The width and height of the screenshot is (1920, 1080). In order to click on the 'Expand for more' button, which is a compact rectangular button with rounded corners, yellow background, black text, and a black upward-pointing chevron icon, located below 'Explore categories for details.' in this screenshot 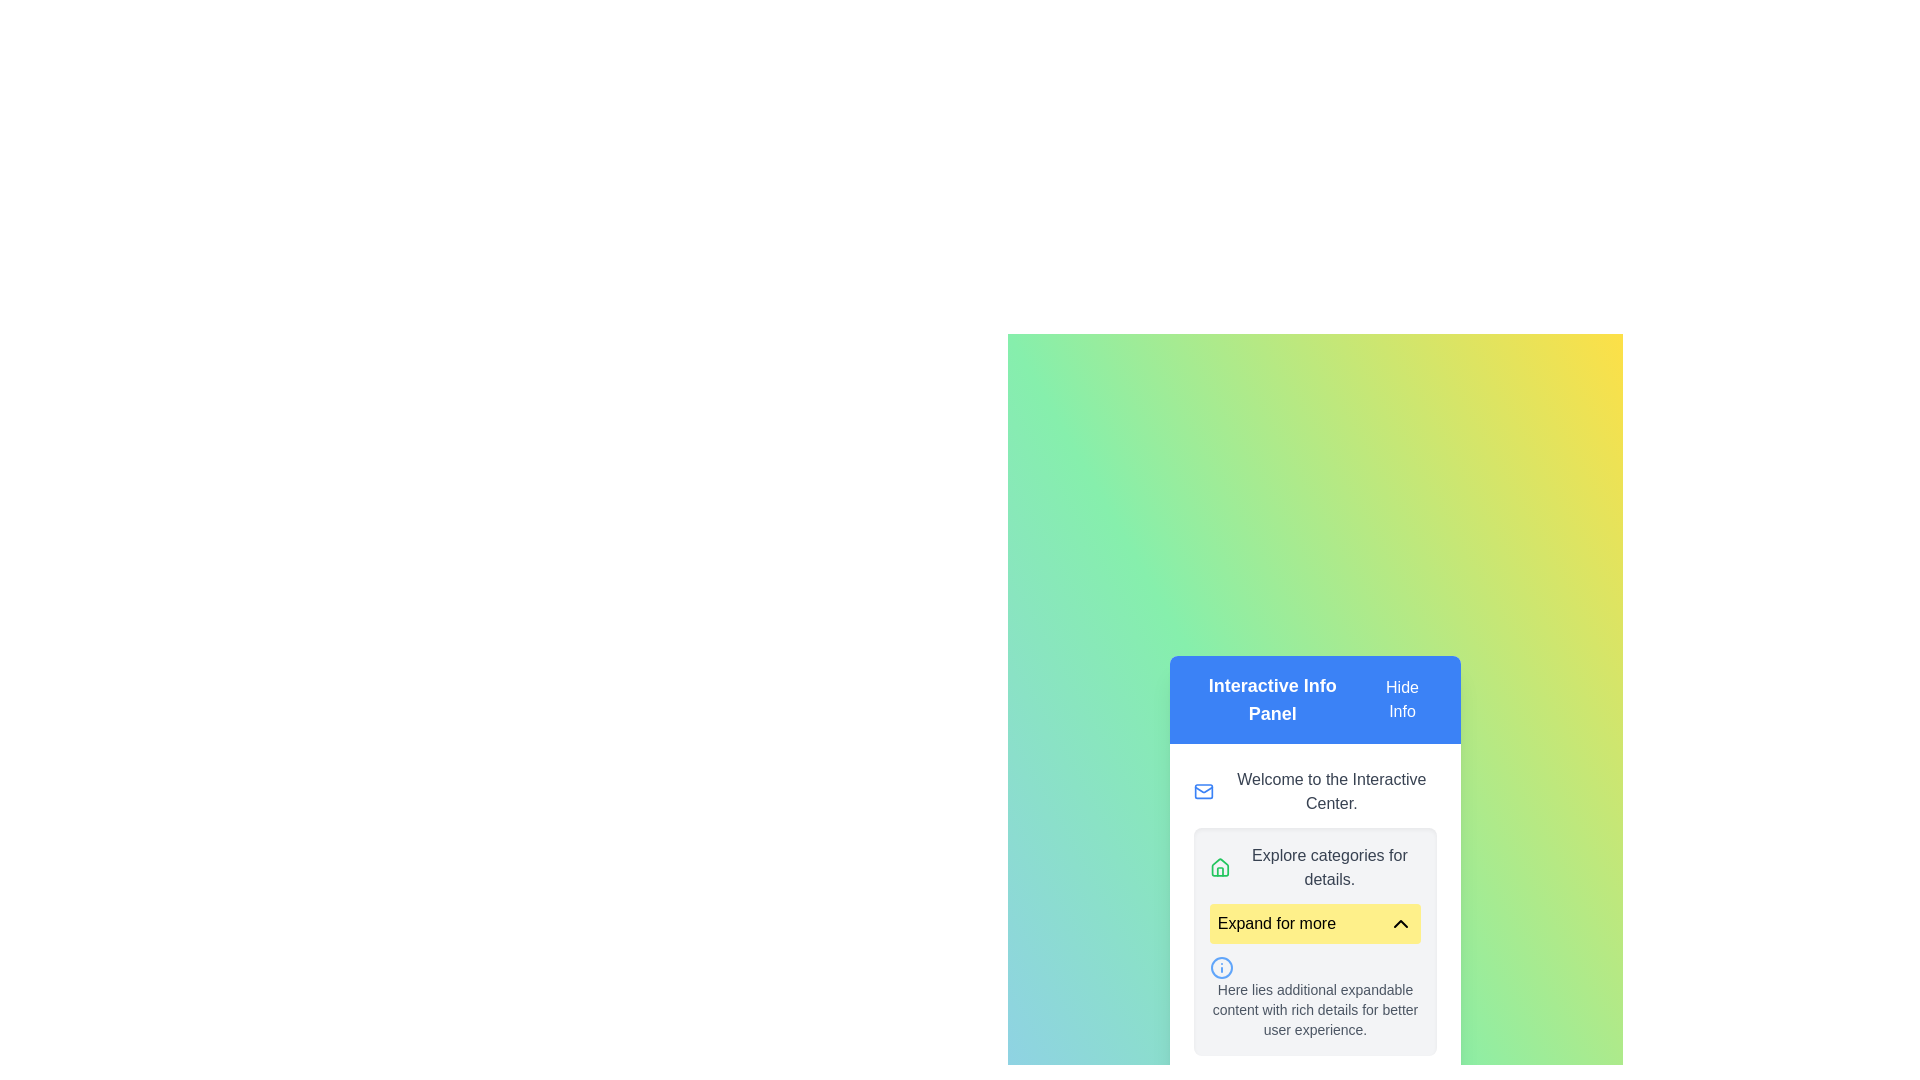, I will do `click(1315, 941)`.